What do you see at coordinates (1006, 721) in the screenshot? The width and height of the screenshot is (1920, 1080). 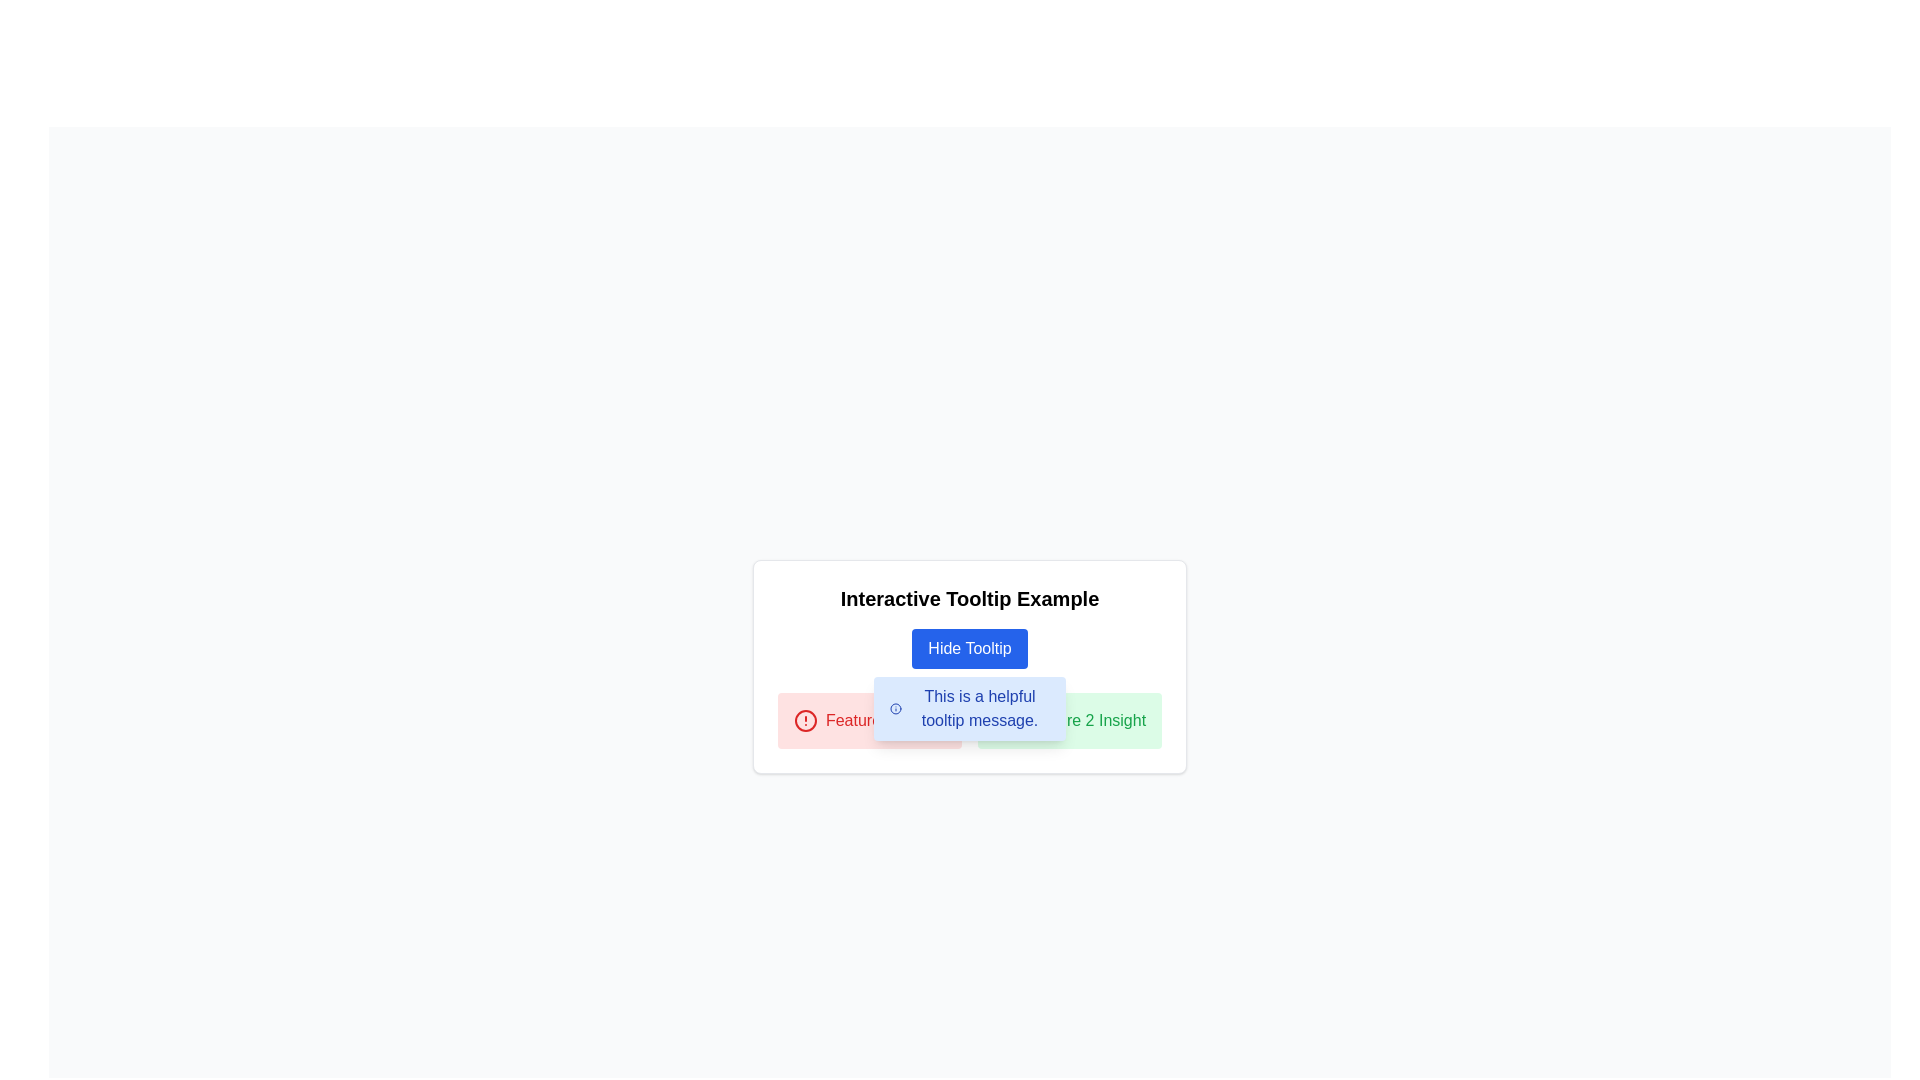 I see `the circular SVG icon featuring a green outline and a central '!' symbol, which is located to the left of the text 'Feature 2 Insight'` at bounding box center [1006, 721].